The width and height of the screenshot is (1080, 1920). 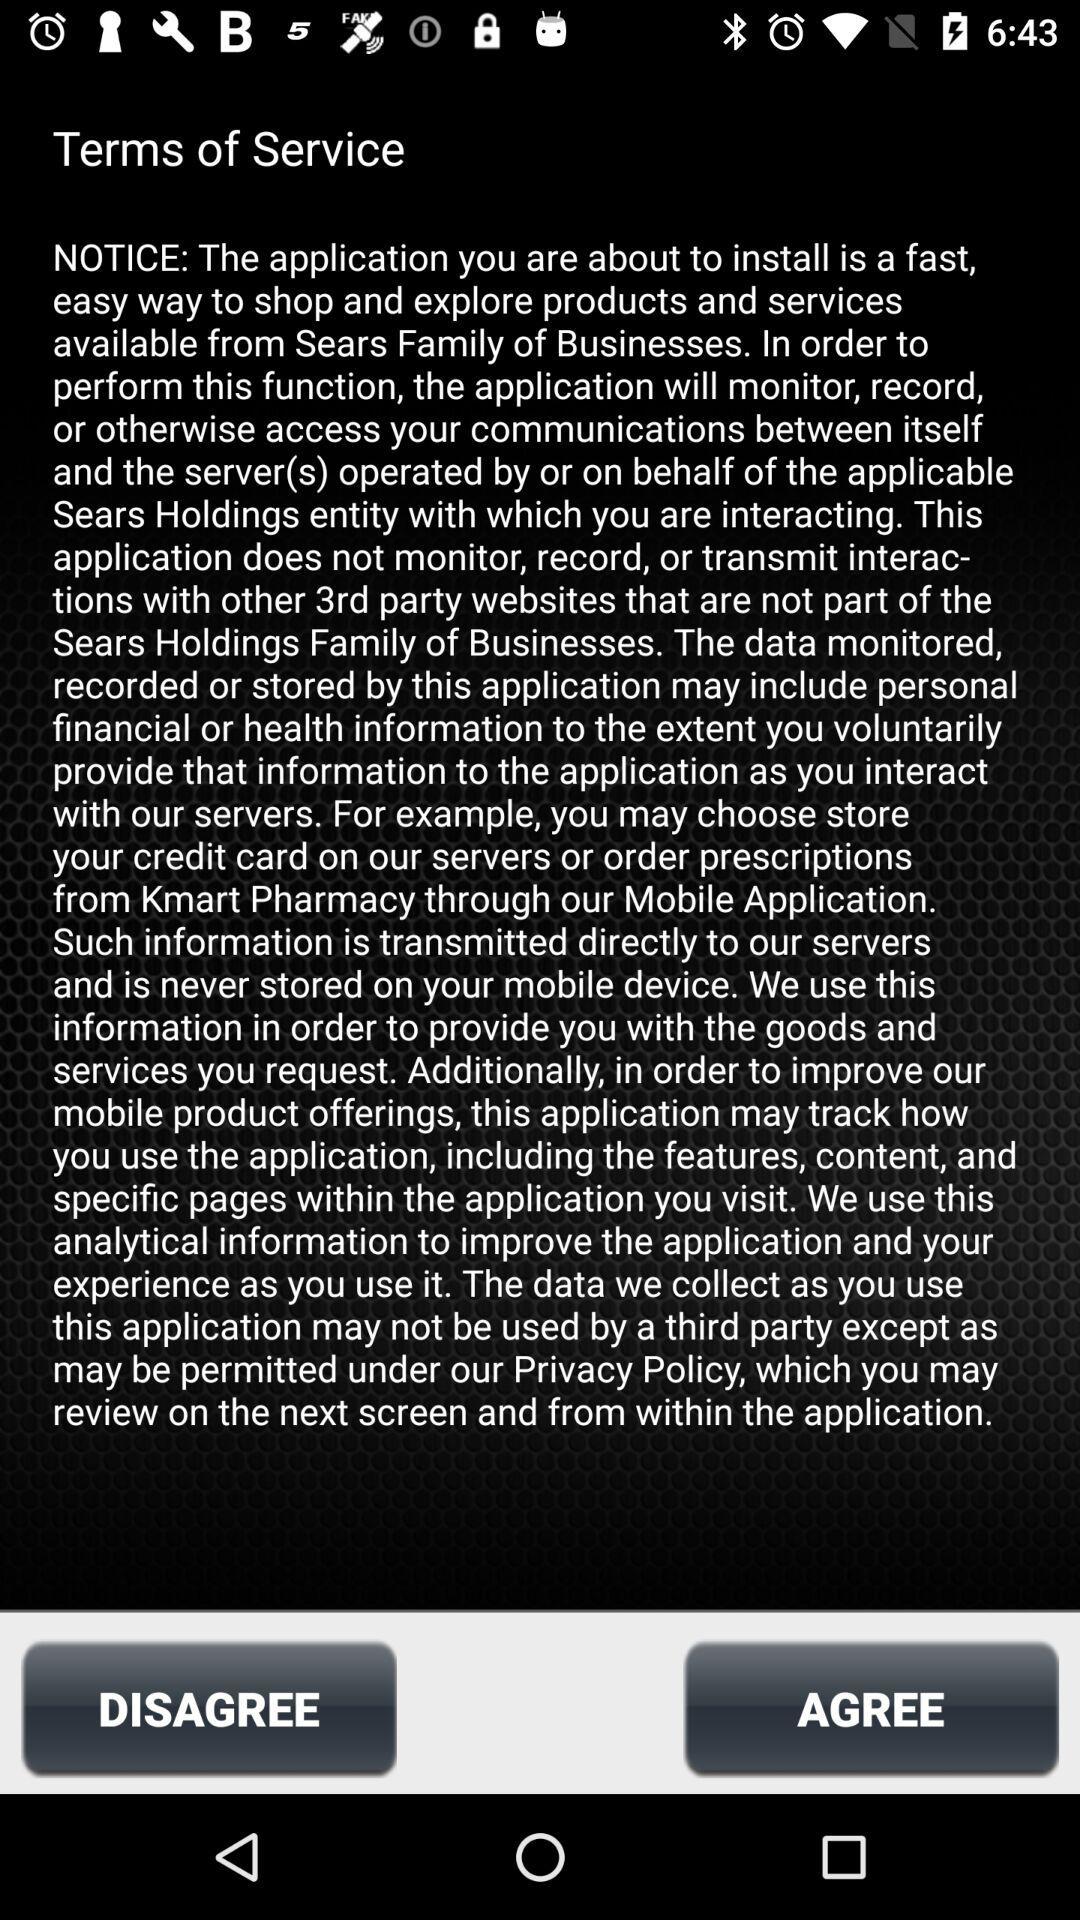 I want to click on icon at the bottom left corner, so click(x=208, y=1707).